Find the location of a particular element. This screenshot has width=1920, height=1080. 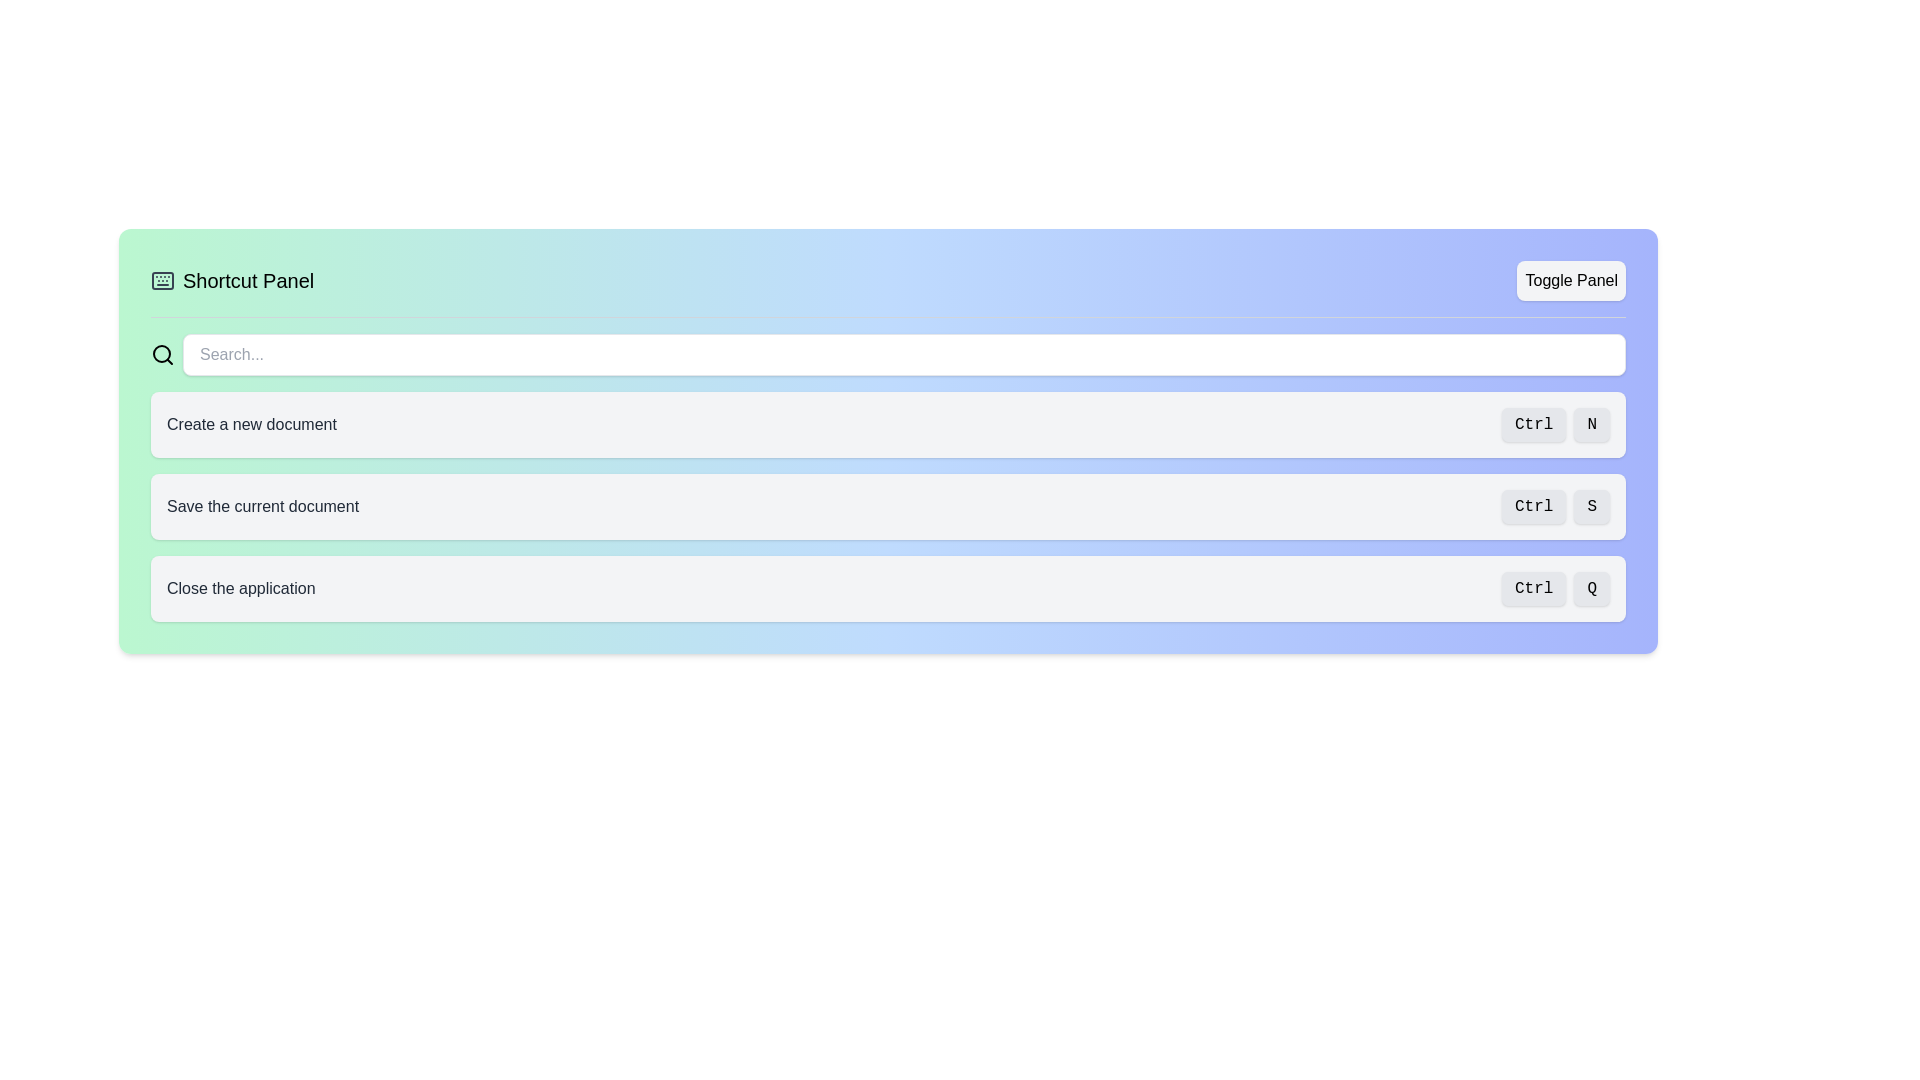

the input field next to the circular search icon resembling a magnifying glass, located at the left side of the search bar is located at coordinates (163, 353).